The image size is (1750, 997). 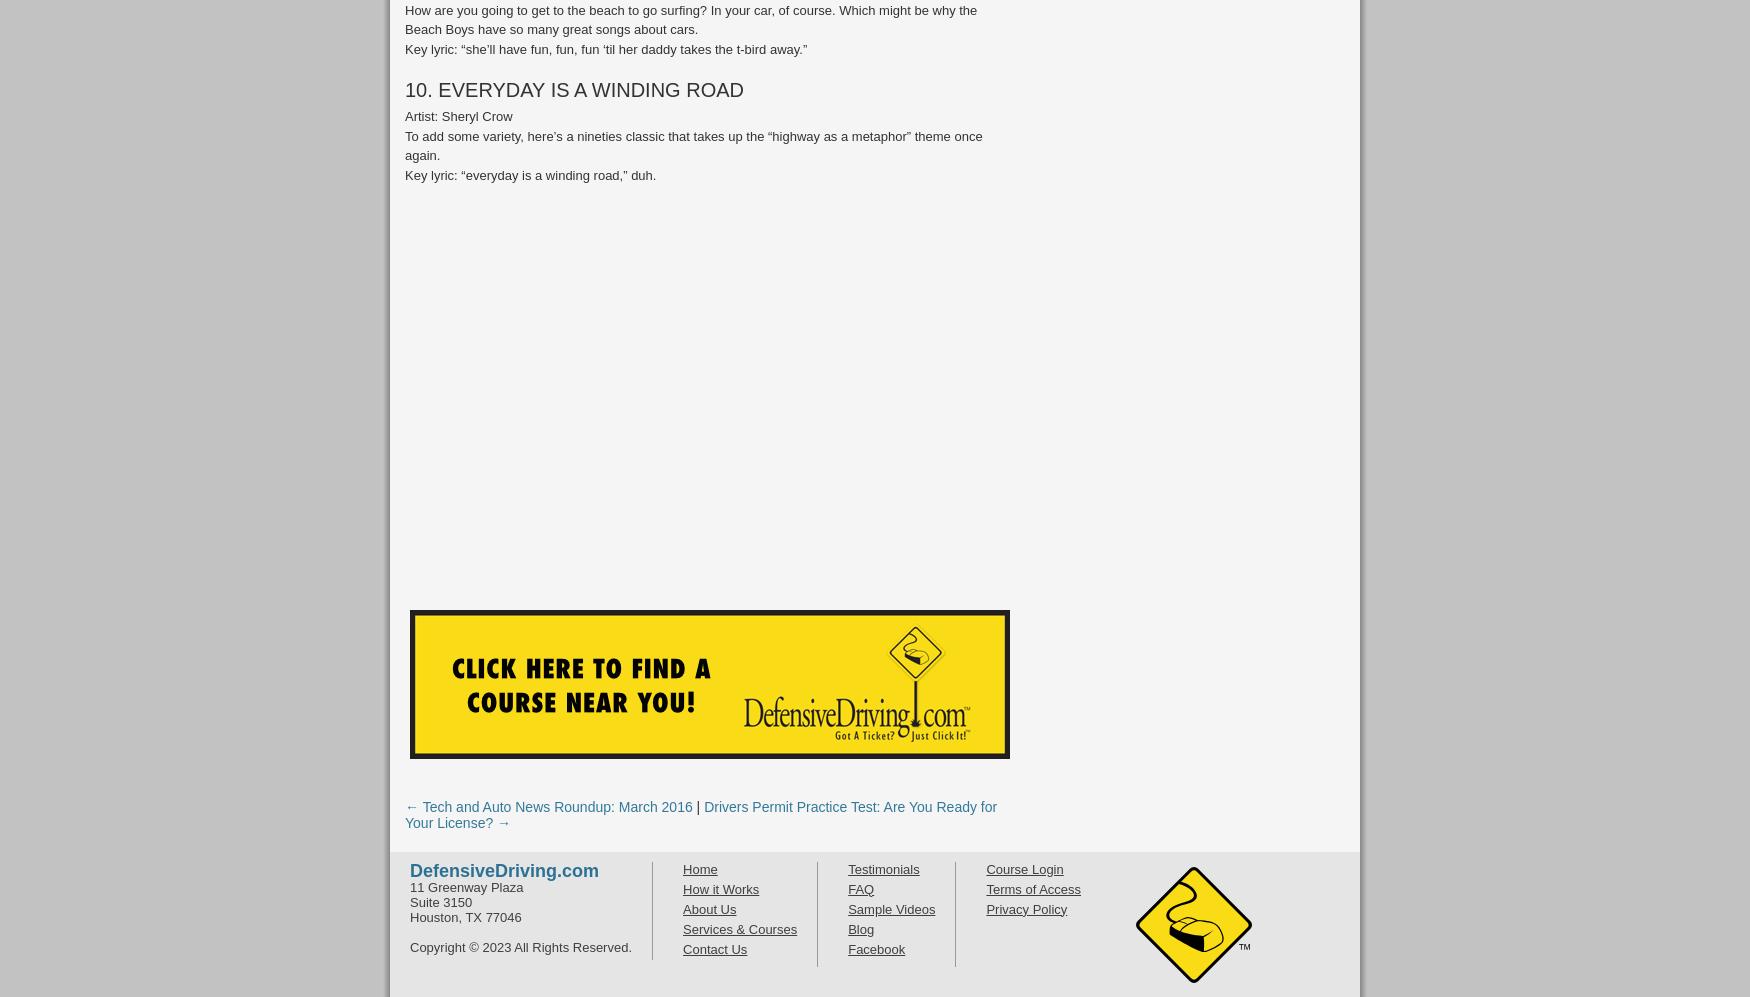 What do you see at coordinates (740, 928) in the screenshot?
I see `'Services & Courses'` at bounding box center [740, 928].